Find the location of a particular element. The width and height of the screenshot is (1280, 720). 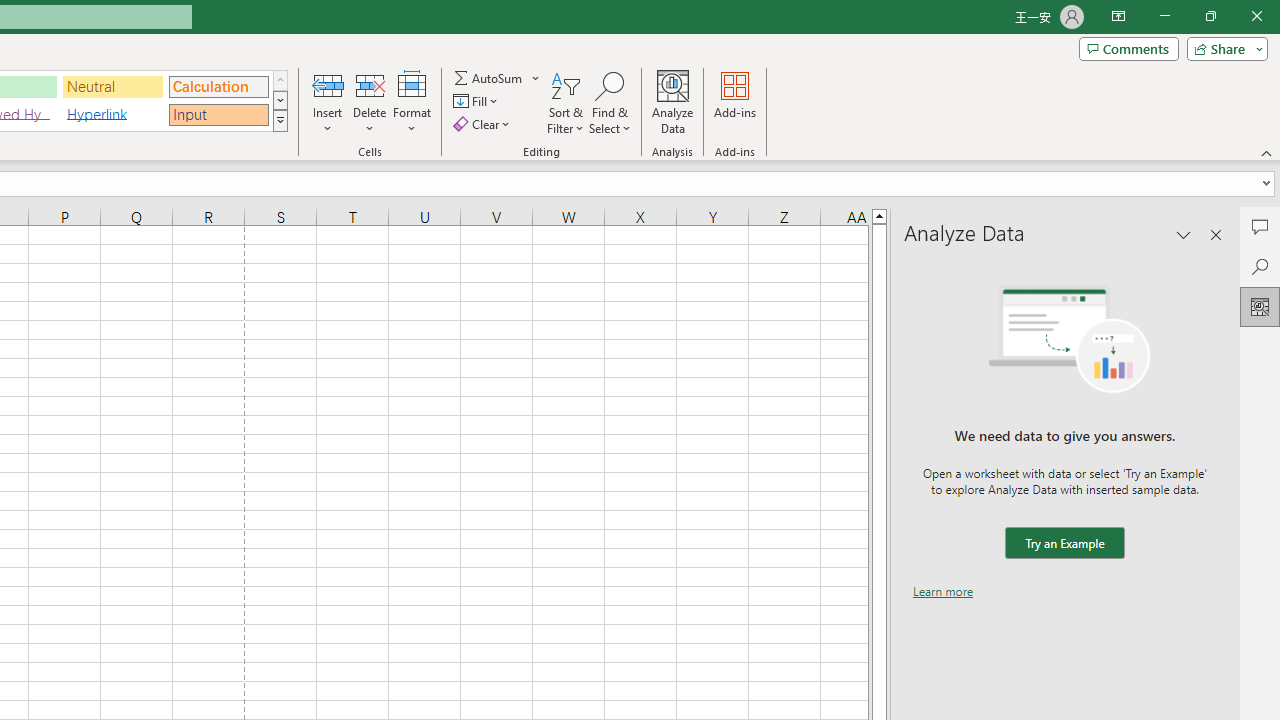

'Input' is located at coordinates (218, 114).